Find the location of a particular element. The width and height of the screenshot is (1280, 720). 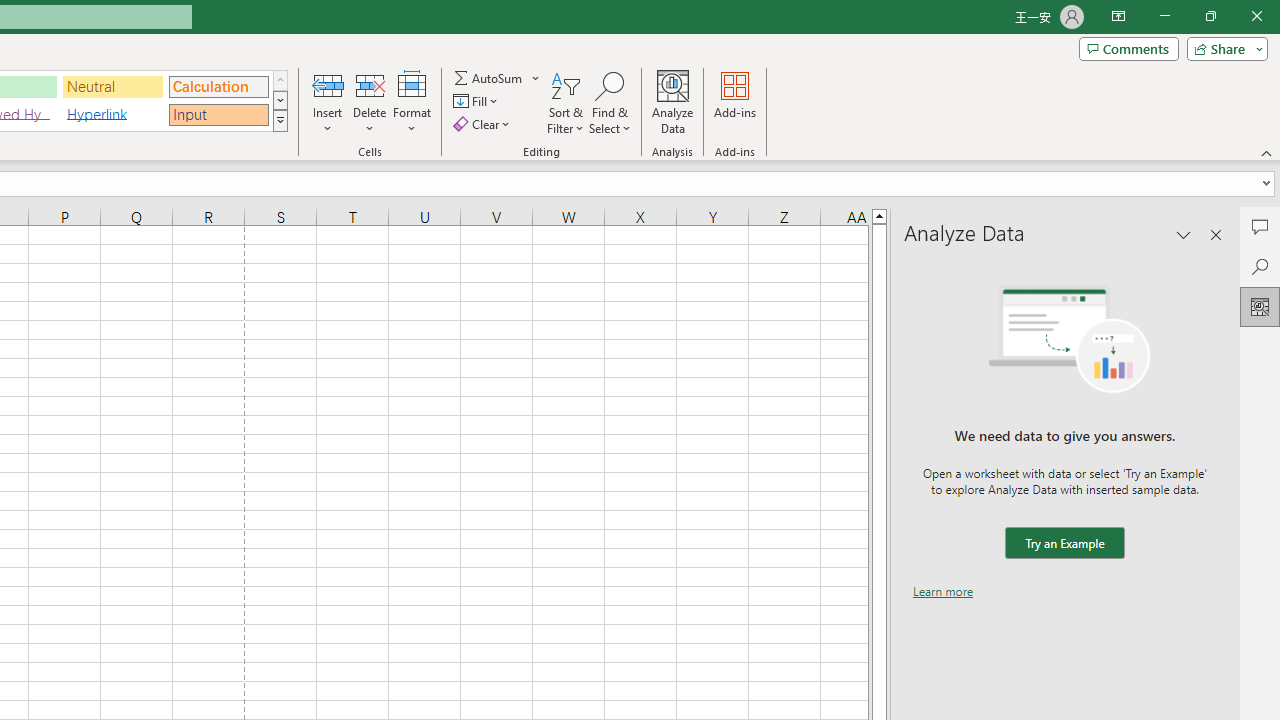

'Input' is located at coordinates (218, 114).